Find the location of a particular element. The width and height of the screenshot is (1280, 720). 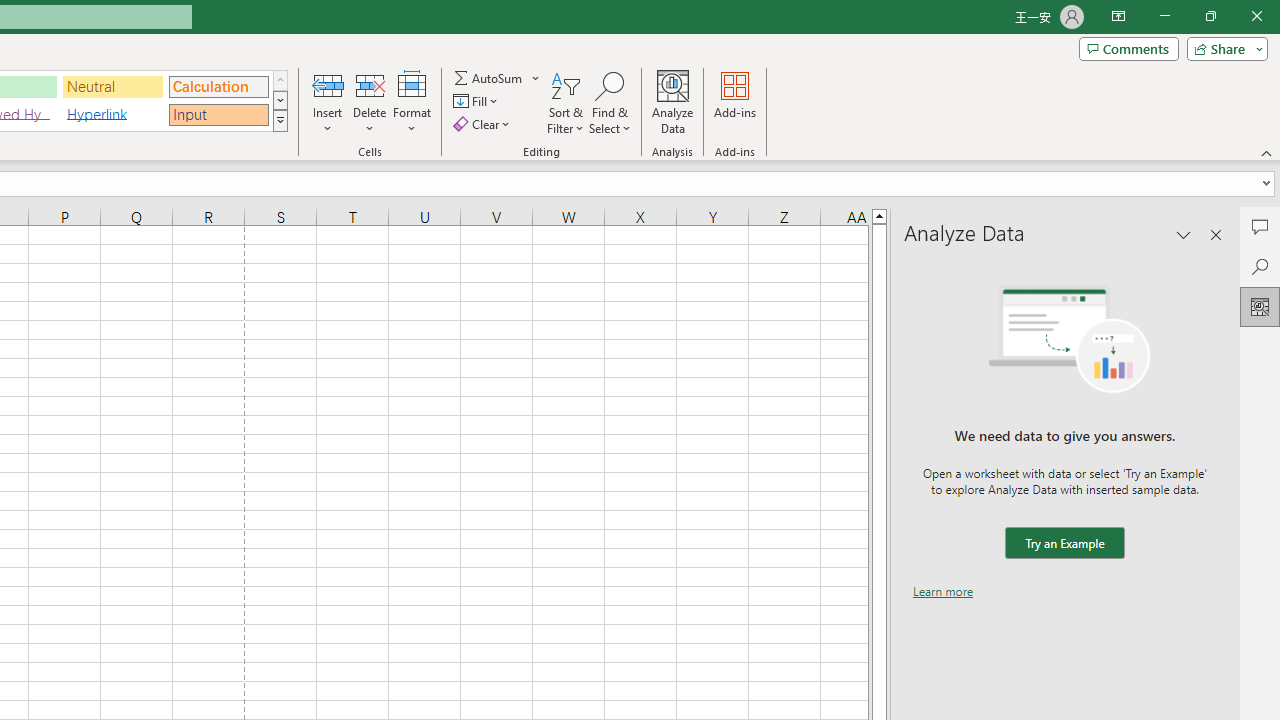

'Input' is located at coordinates (218, 114).